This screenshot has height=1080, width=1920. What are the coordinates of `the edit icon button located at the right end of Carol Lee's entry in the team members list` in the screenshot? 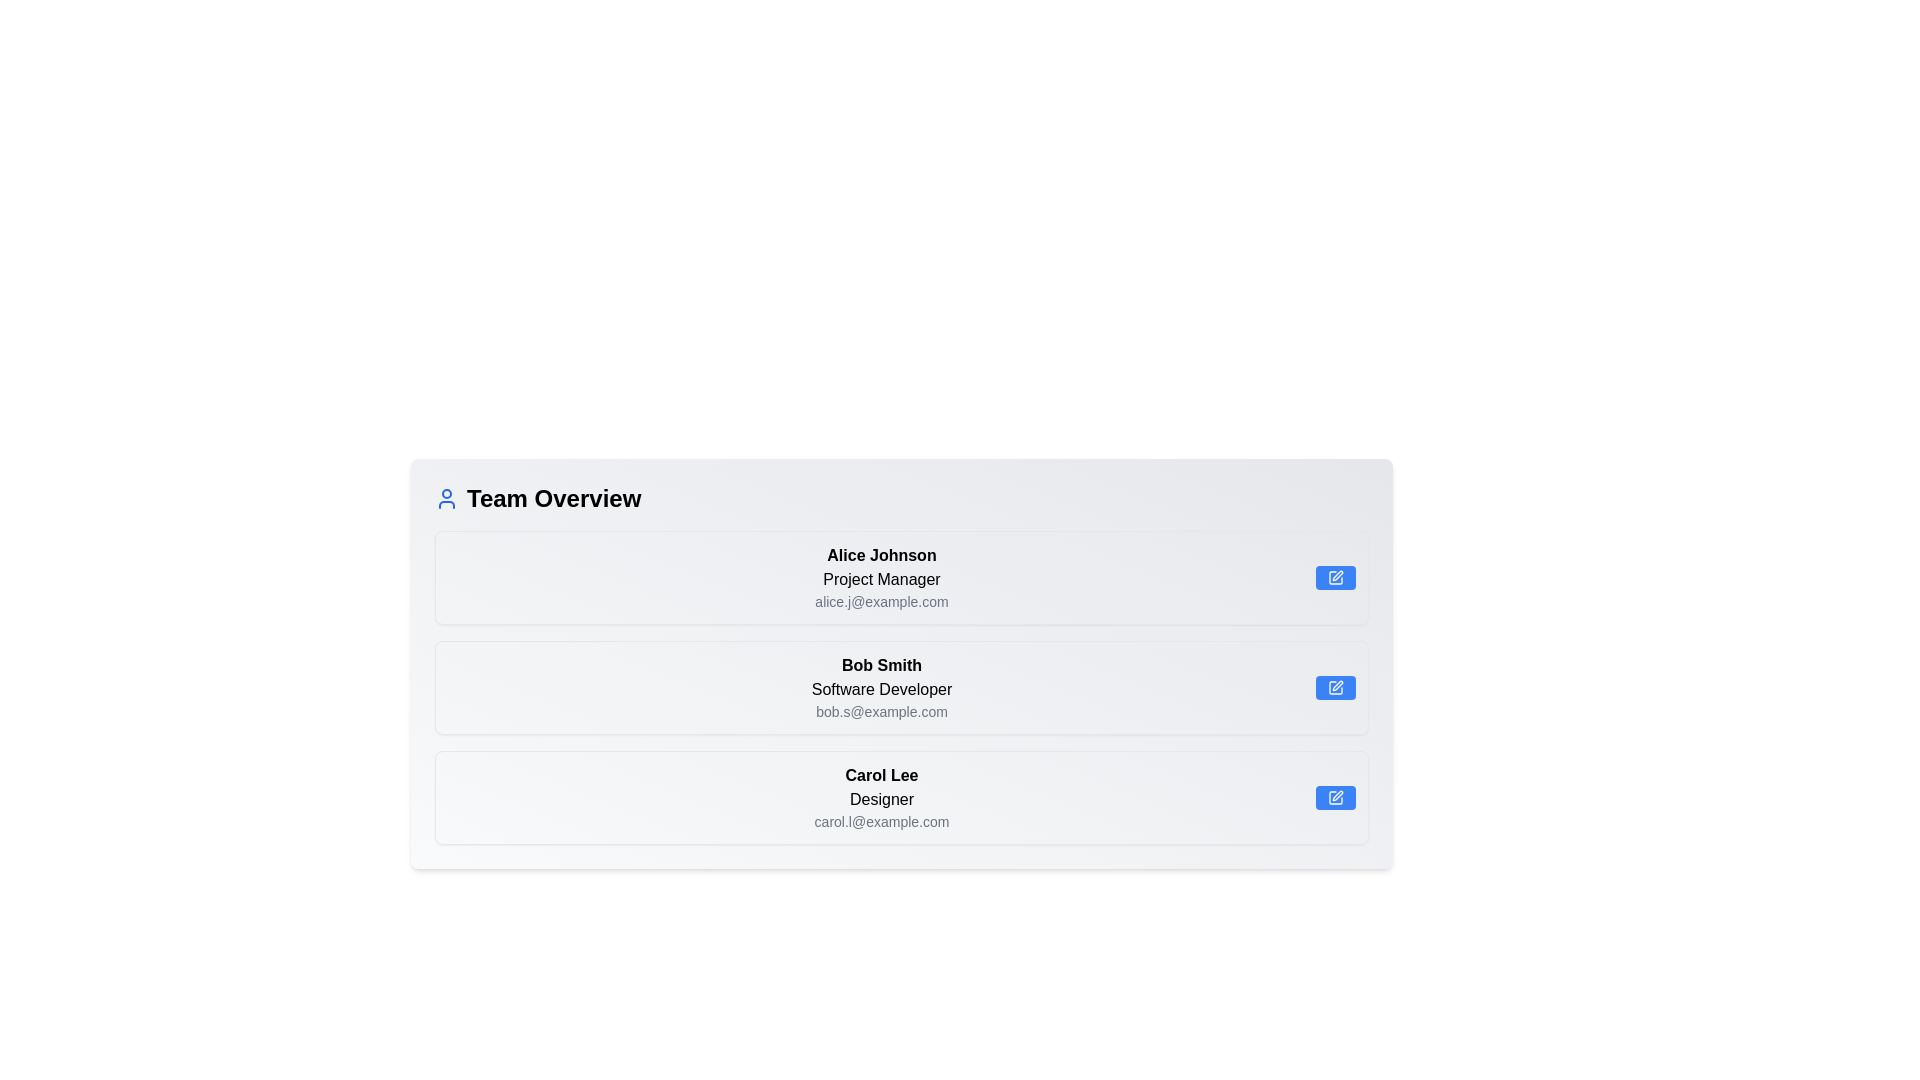 It's located at (1335, 797).